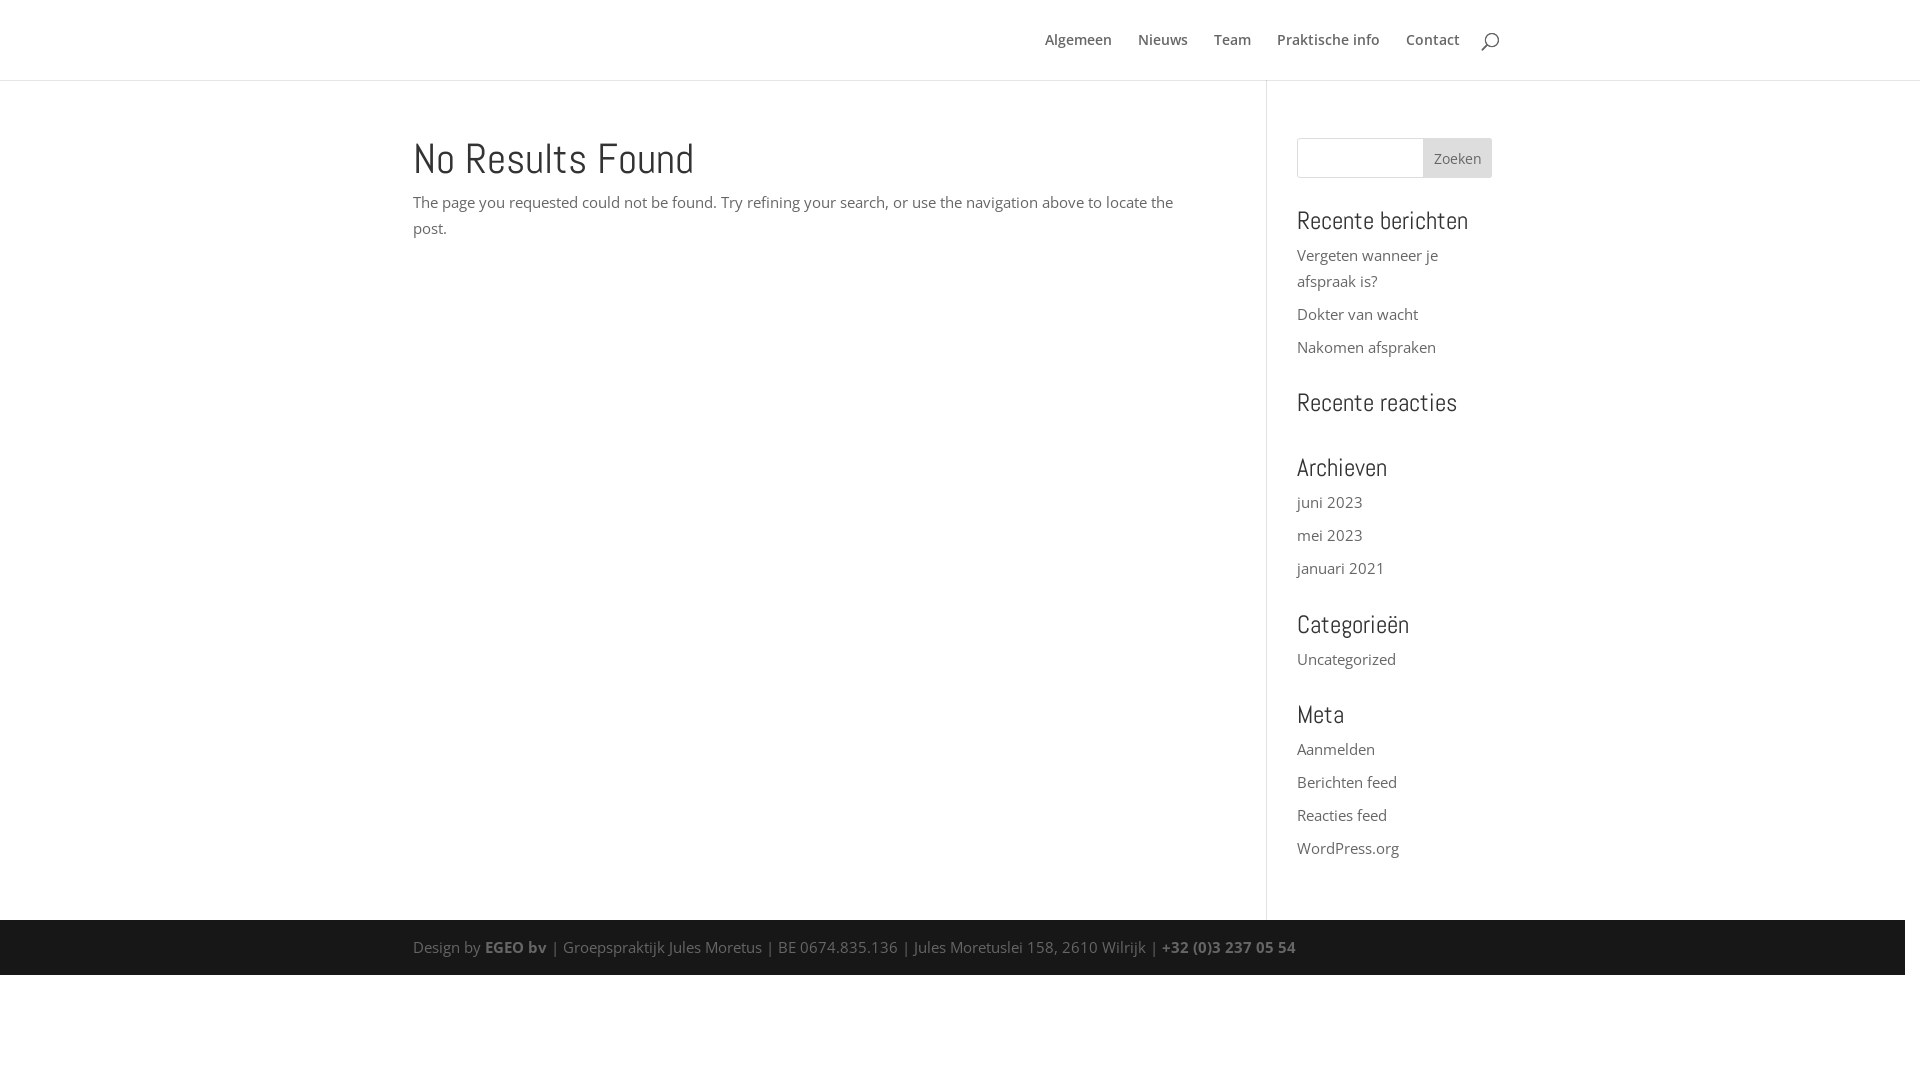  What do you see at coordinates (1296, 748) in the screenshot?
I see `'Aanmelden'` at bounding box center [1296, 748].